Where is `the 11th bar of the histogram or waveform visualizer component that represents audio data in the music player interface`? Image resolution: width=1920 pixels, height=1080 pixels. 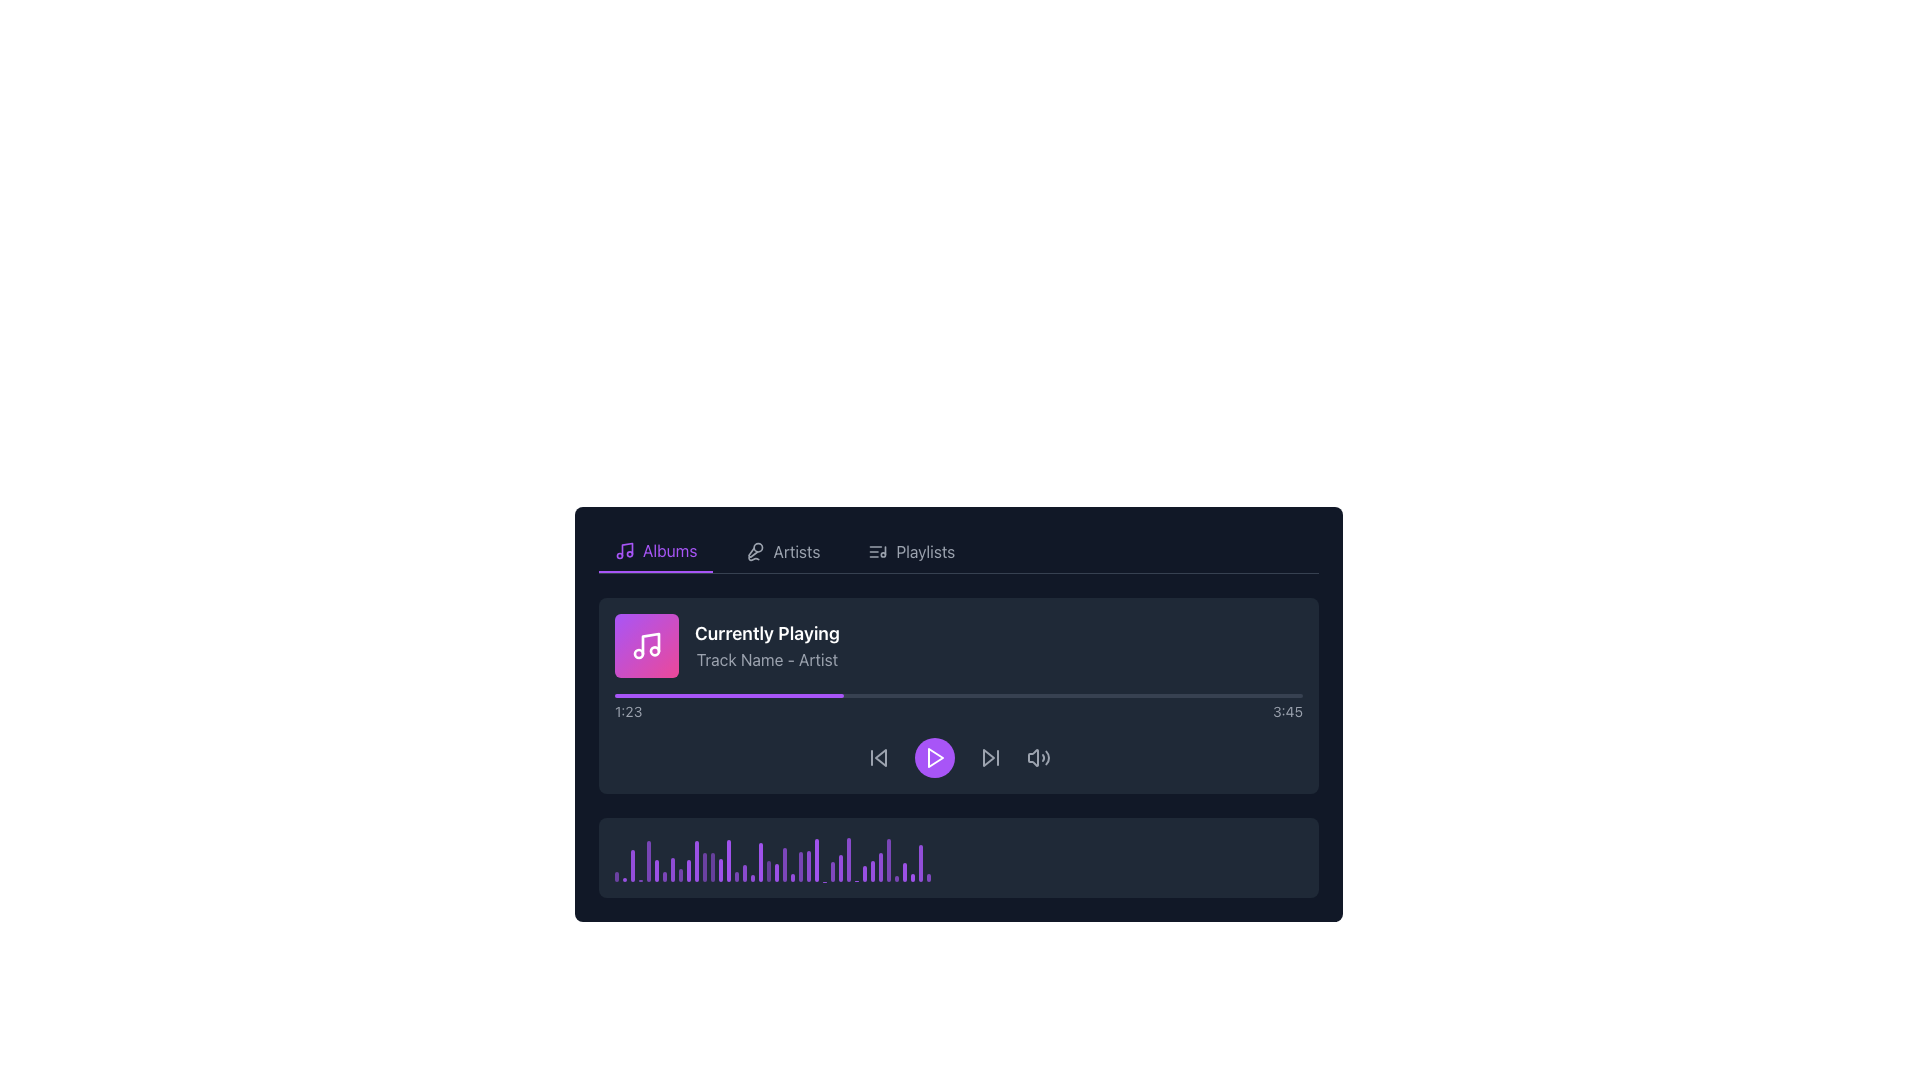
the 11th bar of the histogram or waveform visualizer component that represents audio data in the music player interface is located at coordinates (696, 859).